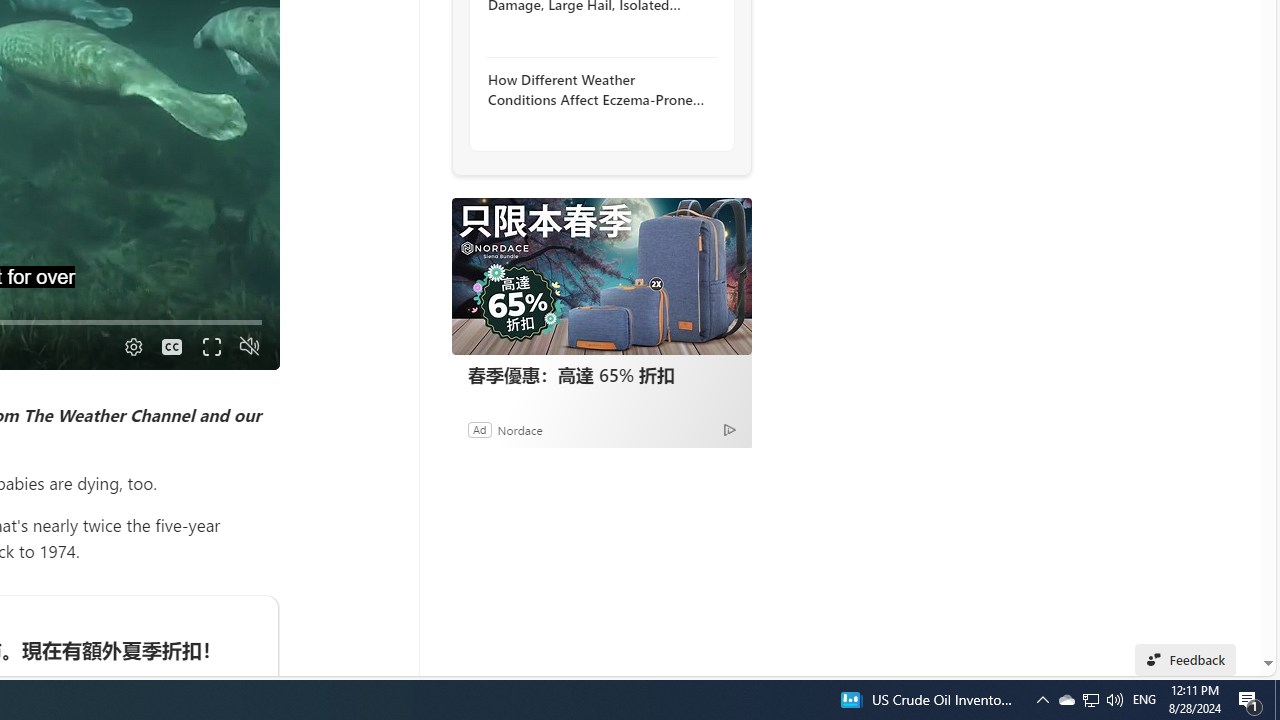 The width and height of the screenshot is (1280, 720). Describe the element at coordinates (130, 346) in the screenshot. I see `'Quality Settings'` at that location.